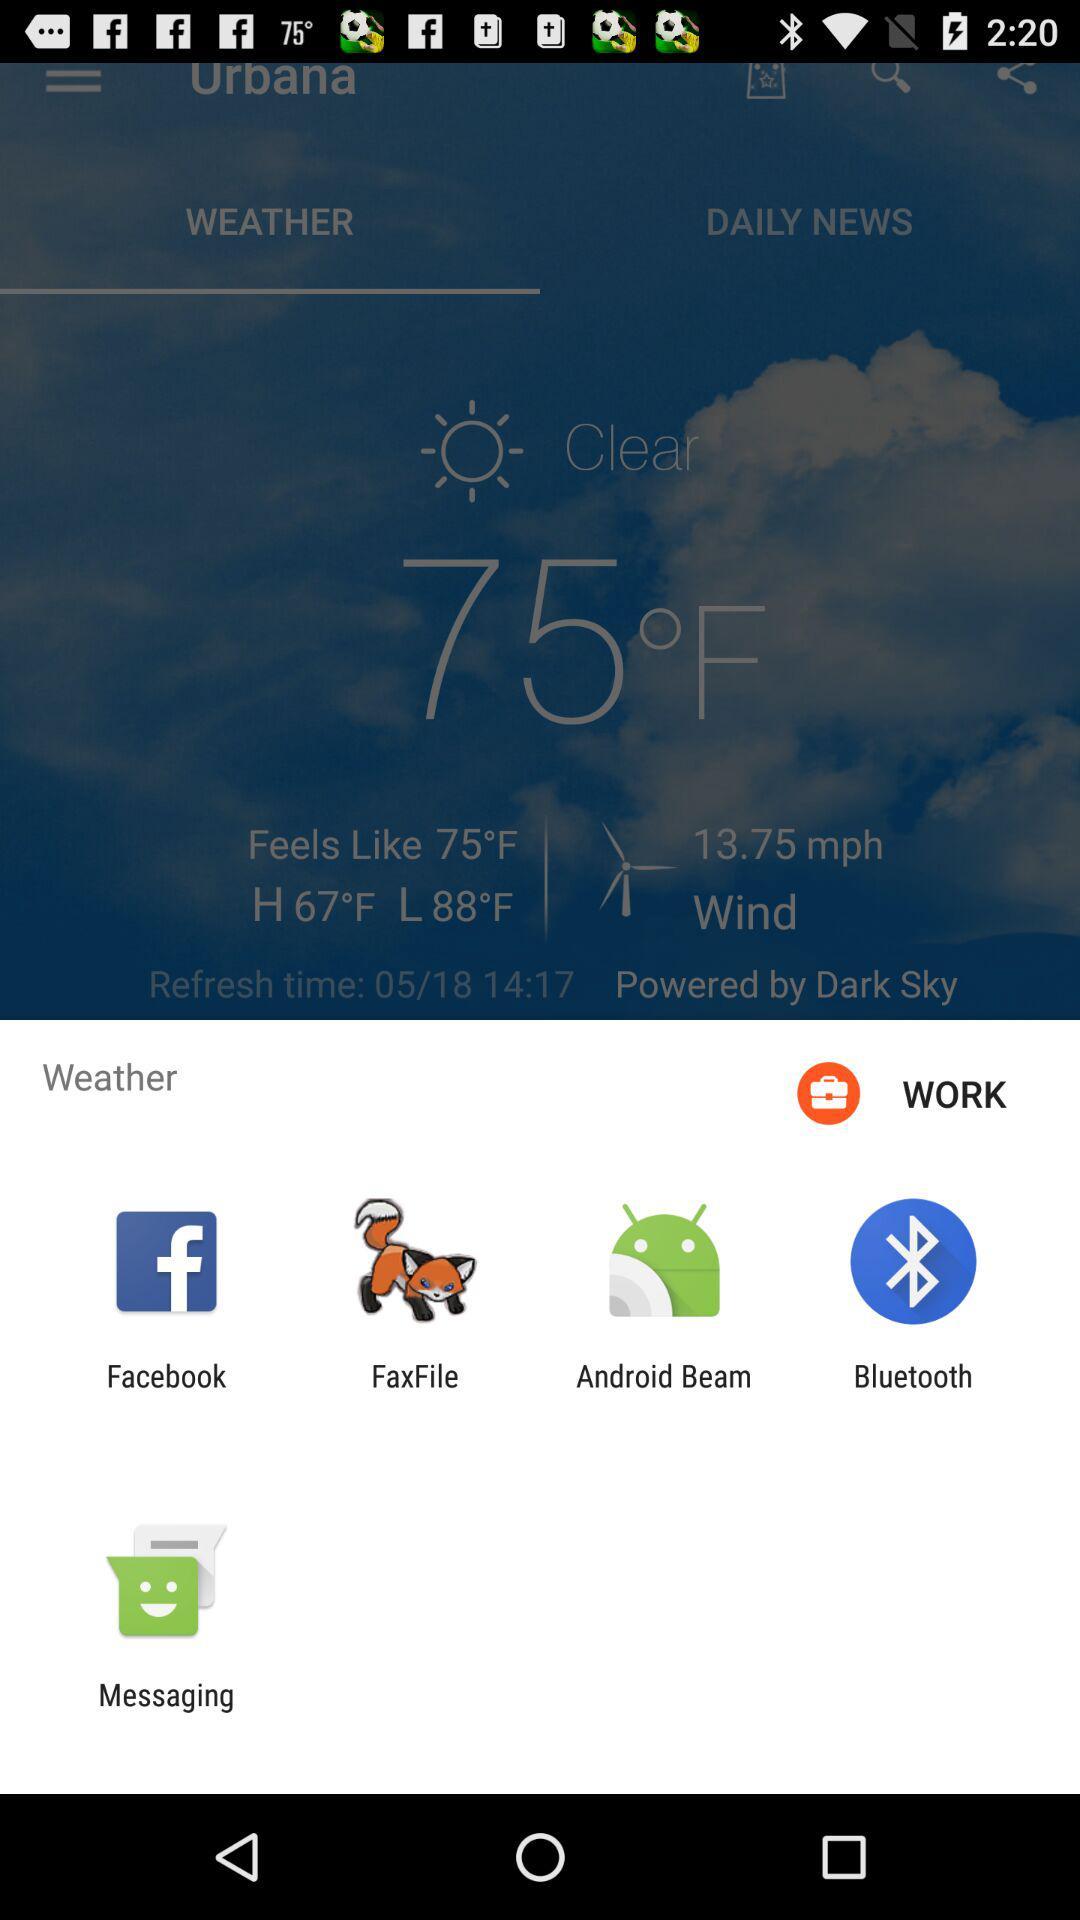 Image resolution: width=1080 pixels, height=1920 pixels. What do you see at coordinates (165, 1392) in the screenshot?
I see `item next to the faxfile` at bounding box center [165, 1392].